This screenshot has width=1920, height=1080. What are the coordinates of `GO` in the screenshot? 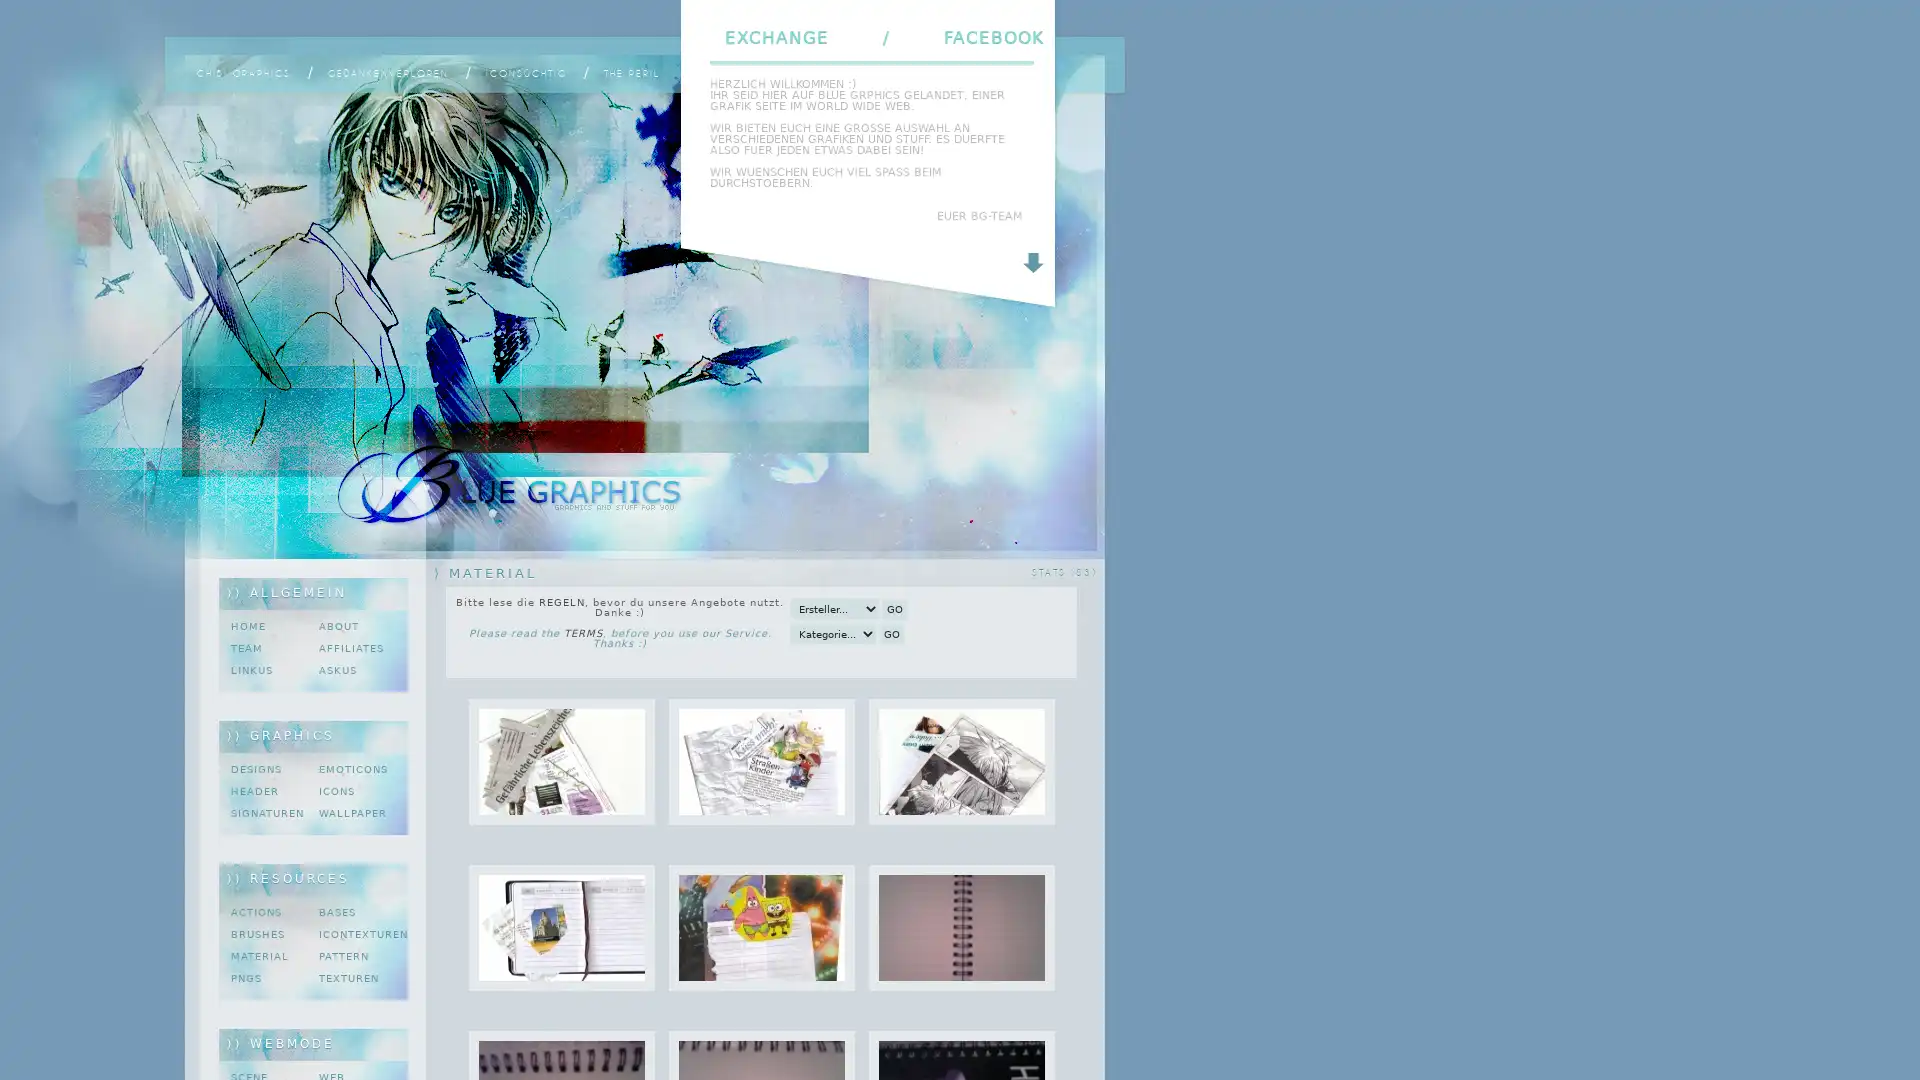 It's located at (891, 633).